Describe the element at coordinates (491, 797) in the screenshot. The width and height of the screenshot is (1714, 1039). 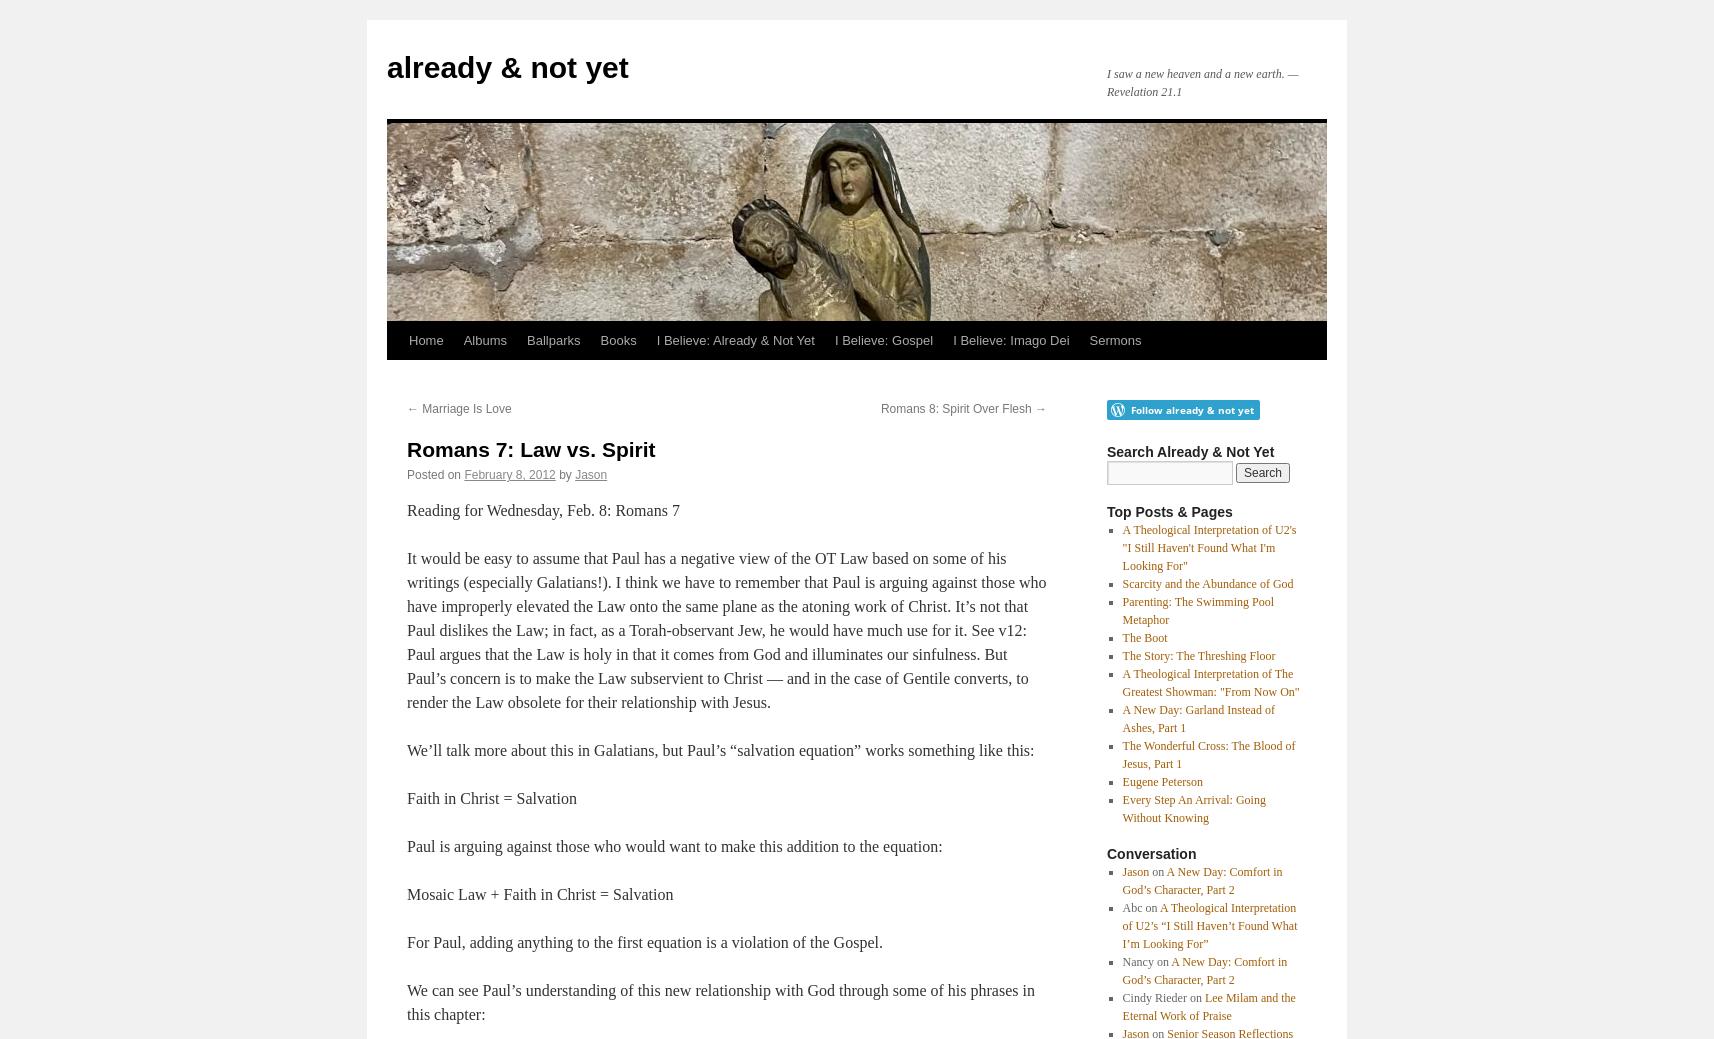
I see `'Faith in Christ = Salvation'` at that location.